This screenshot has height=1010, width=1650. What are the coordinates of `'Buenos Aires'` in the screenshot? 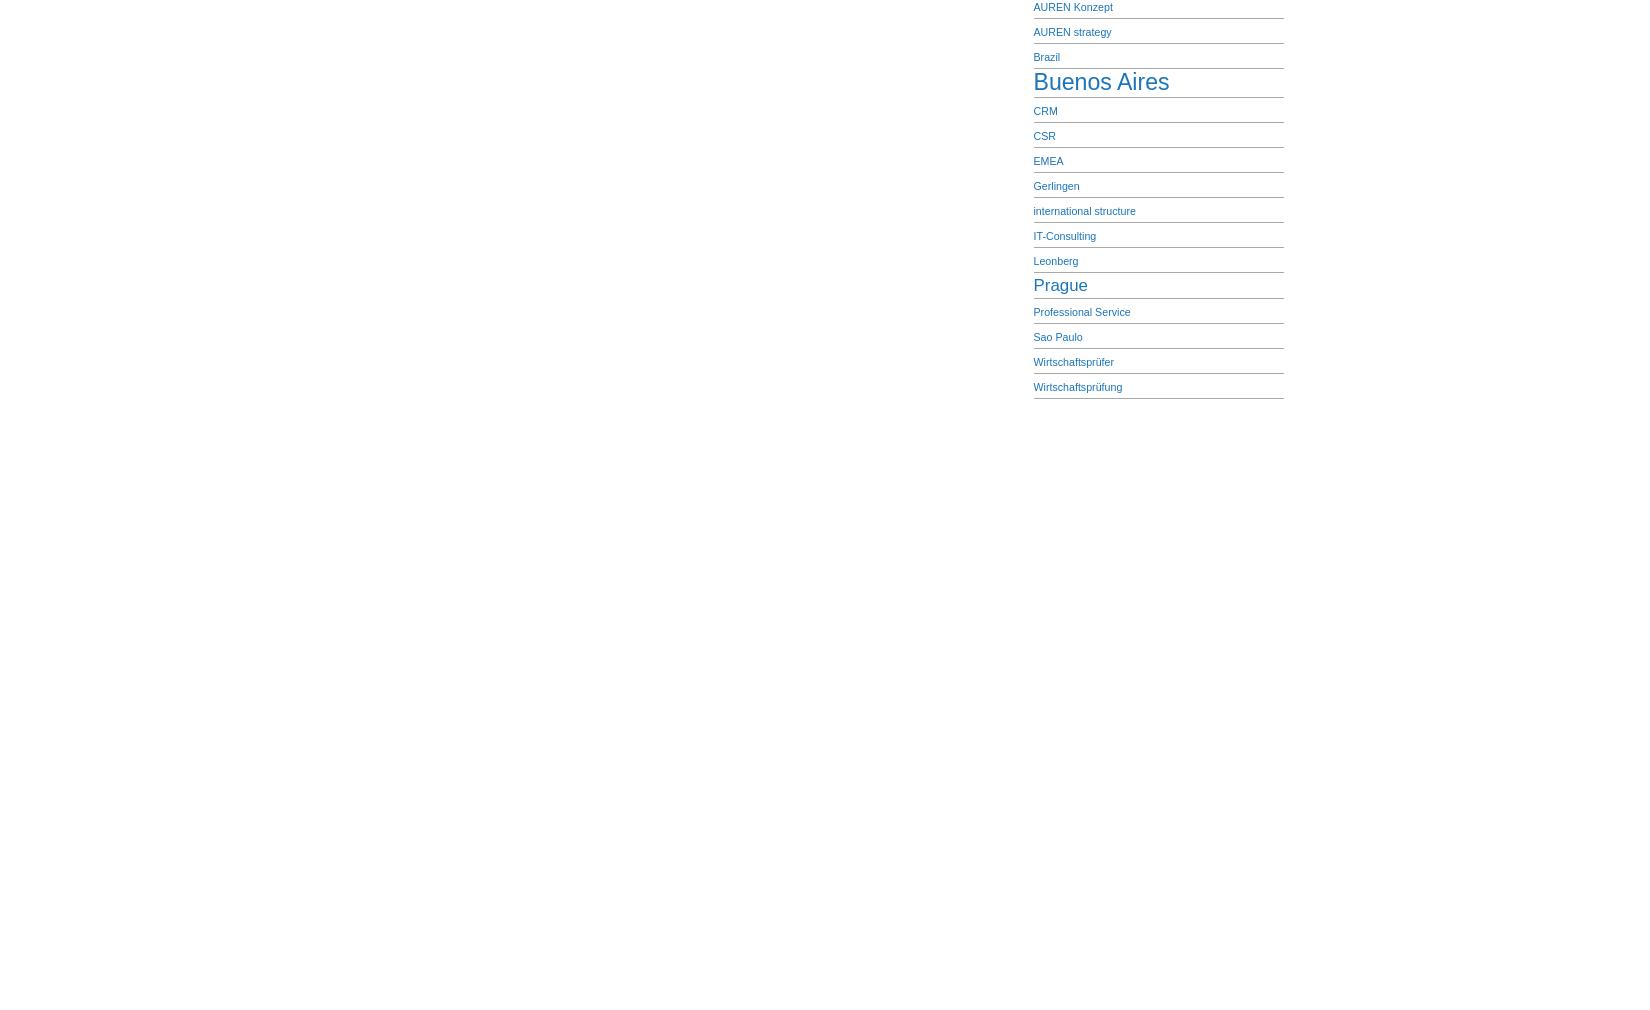 It's located at (1101, 80).